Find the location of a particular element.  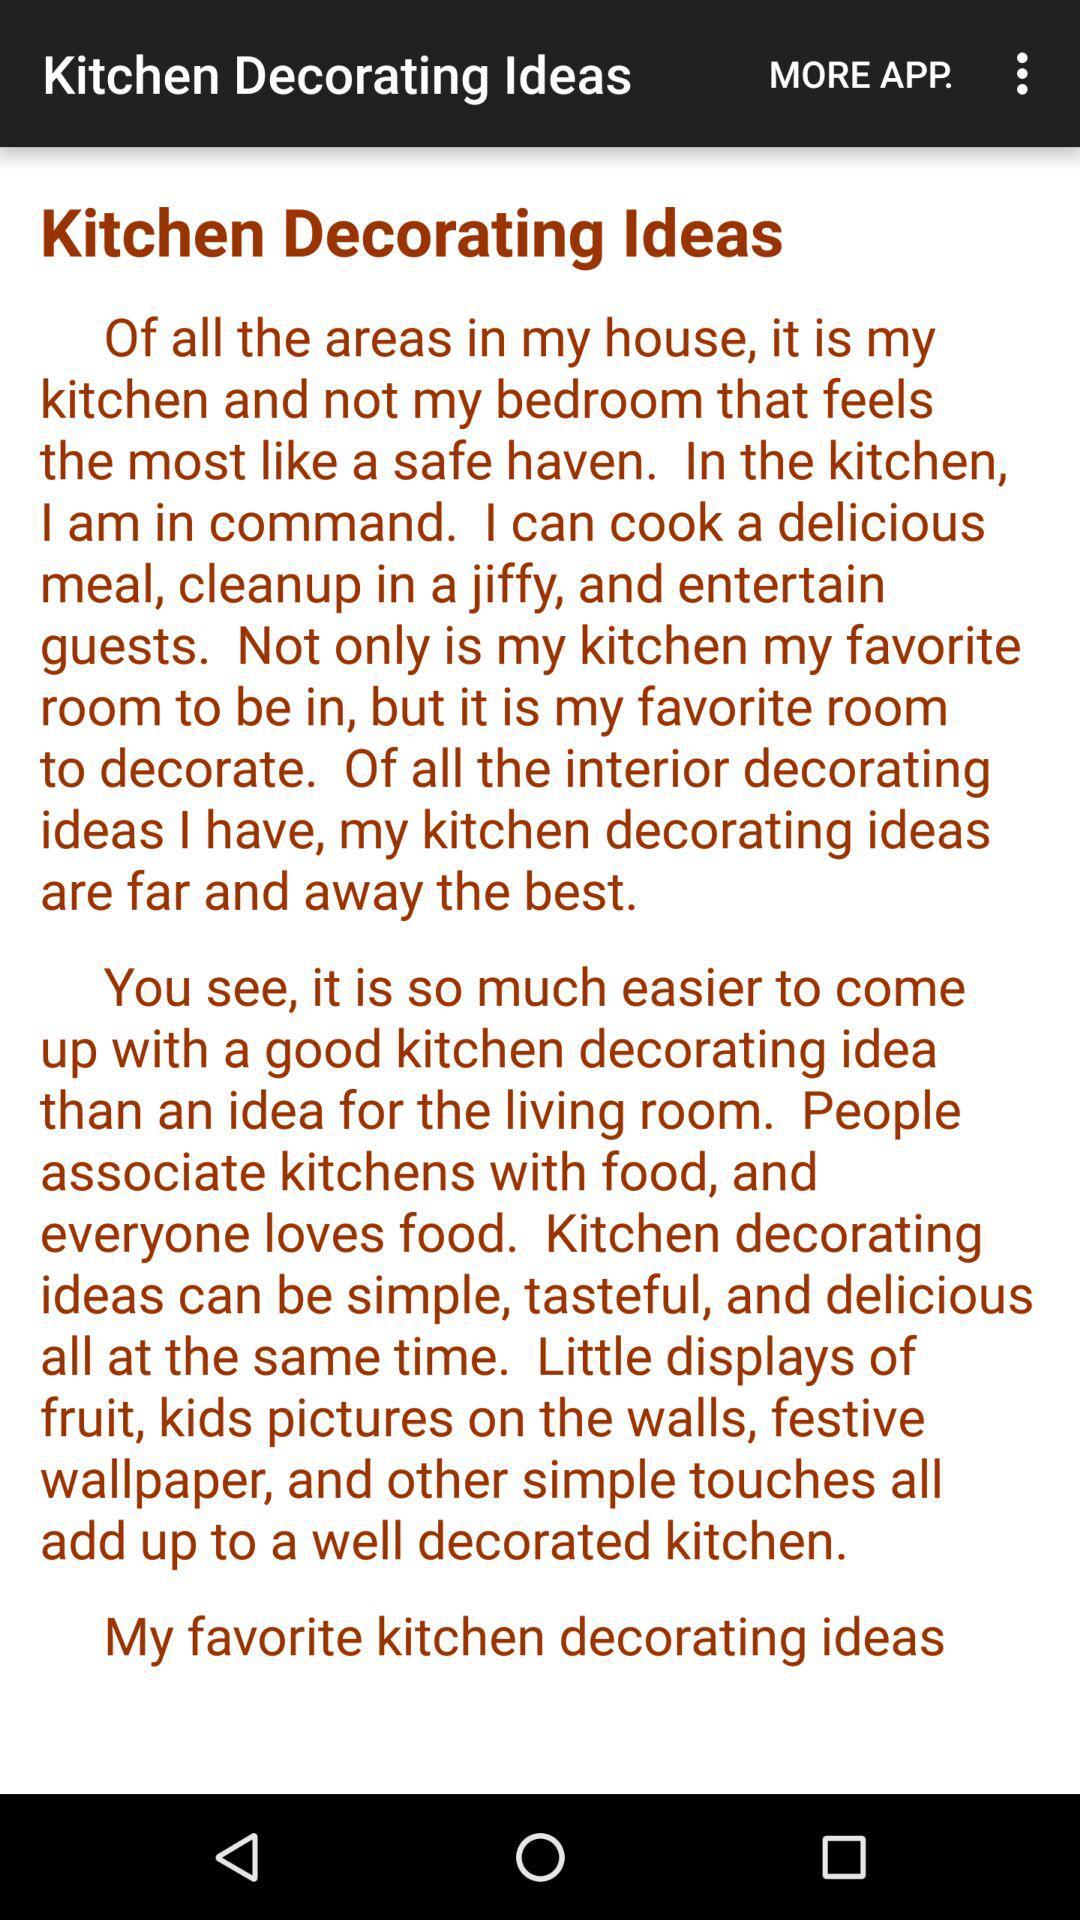

more app. item is located at coordinates (860, 73).